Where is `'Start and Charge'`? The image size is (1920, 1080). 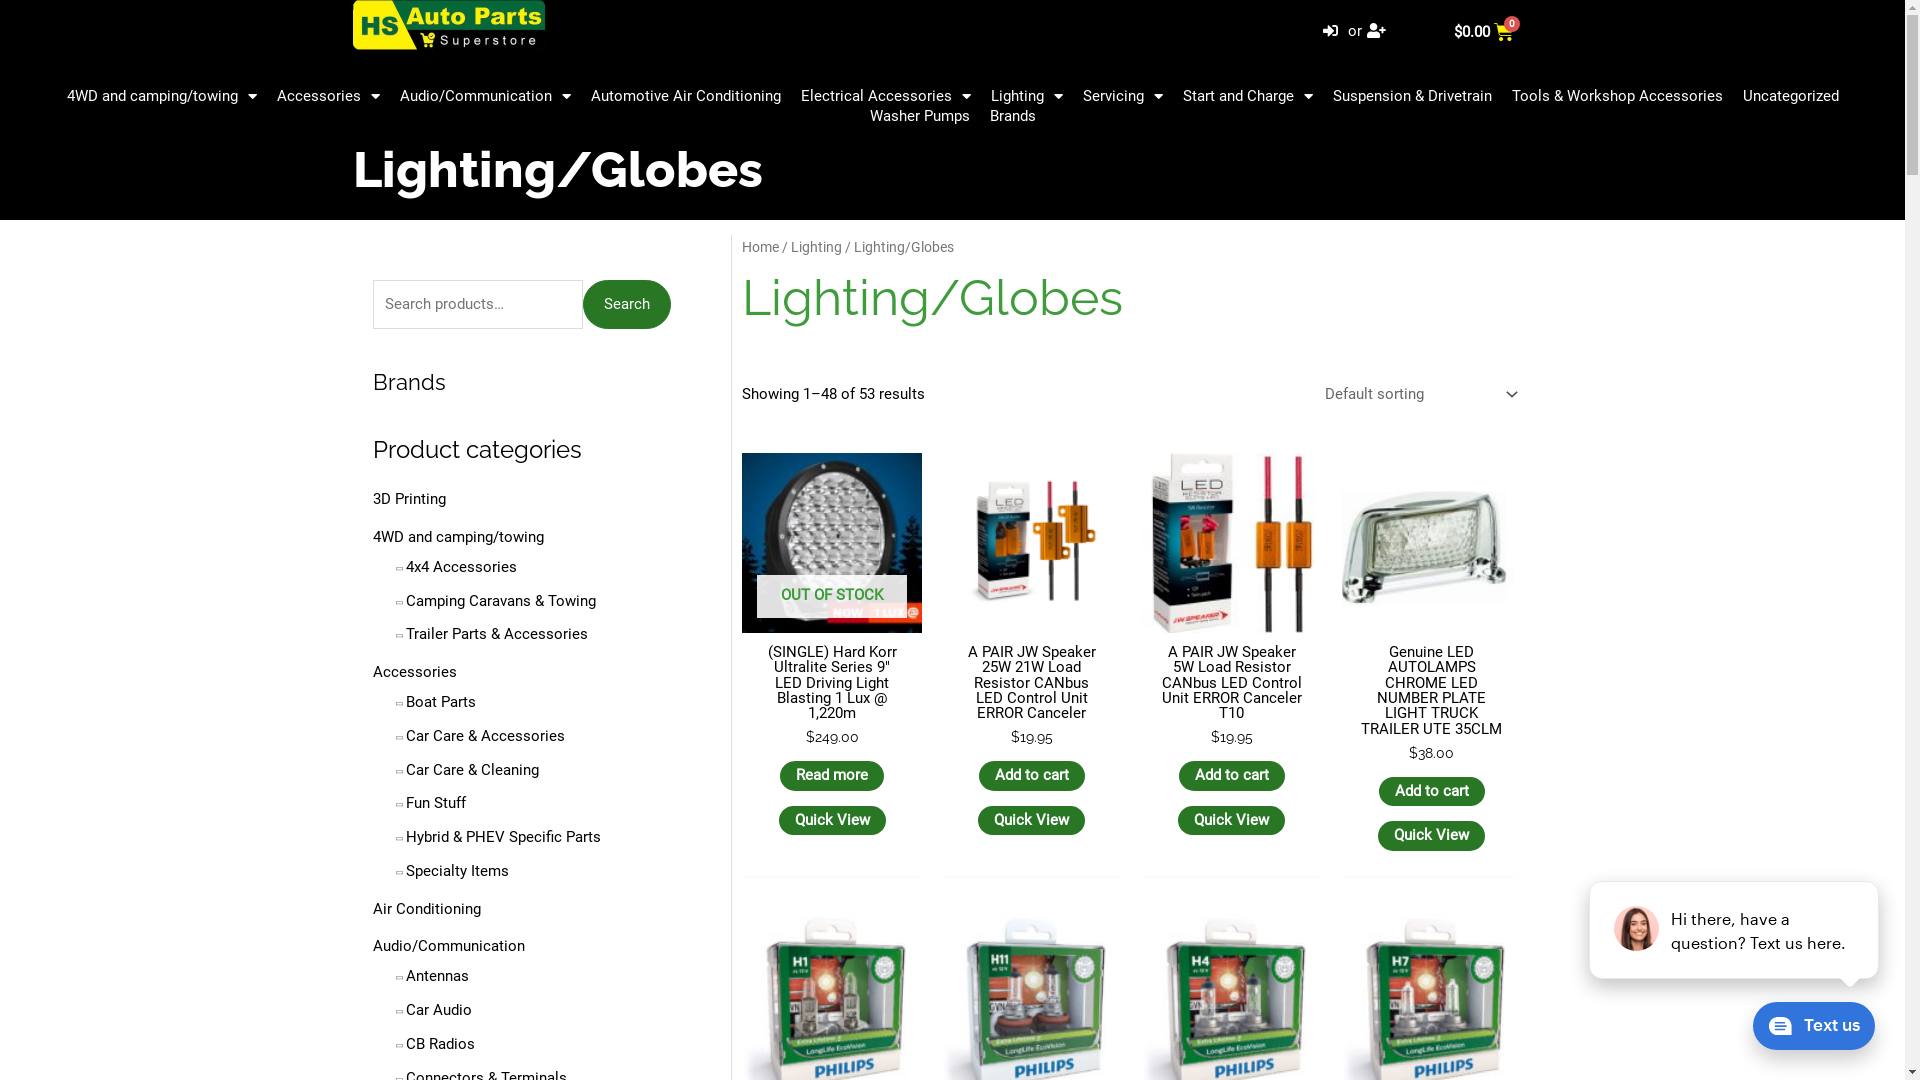
'Start and Charge' is located at coordinates (1246, 96).